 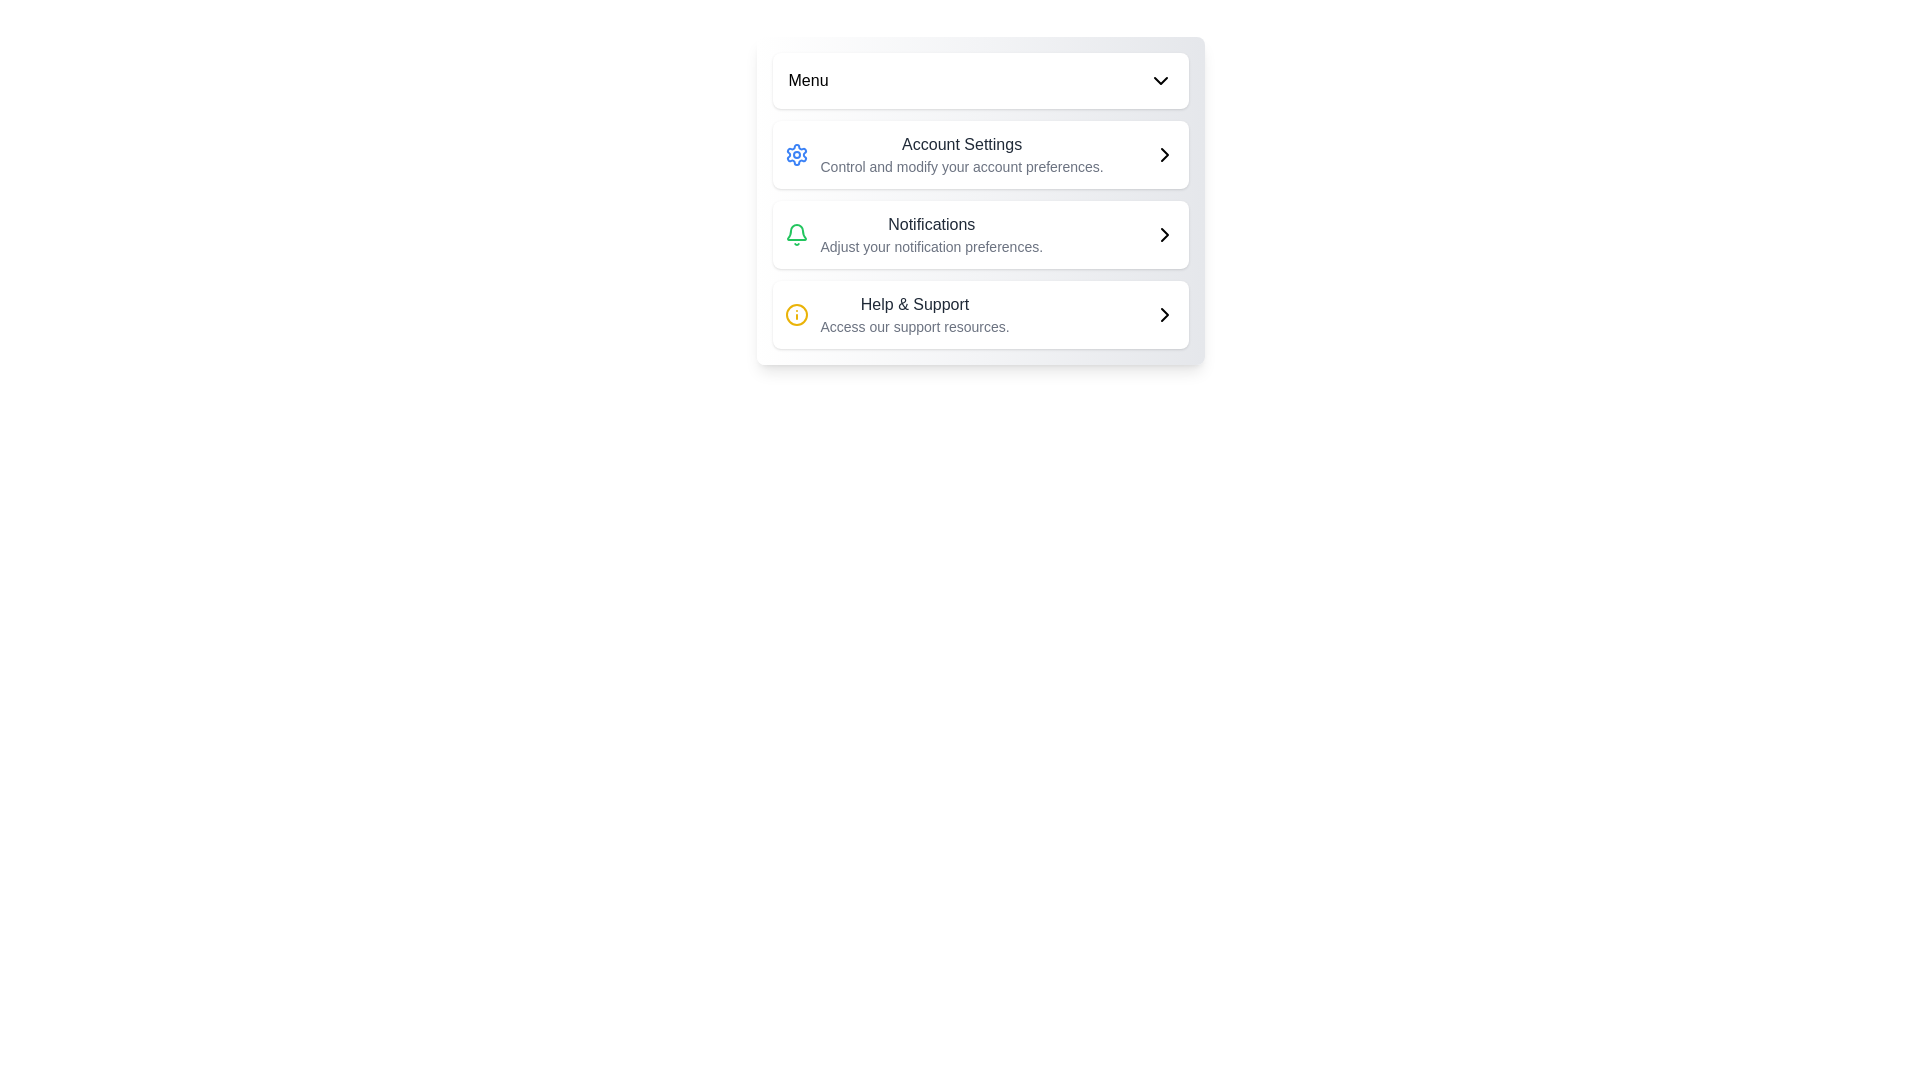 What do you see at coordinates (1164, 315) in the screenshot?
I see `the chevron icon pointing right, which is part of the 'Help & Support' menu item, located at the far-right end aligned with the text 'Help & Support'` at bounding box center [1164, 315].